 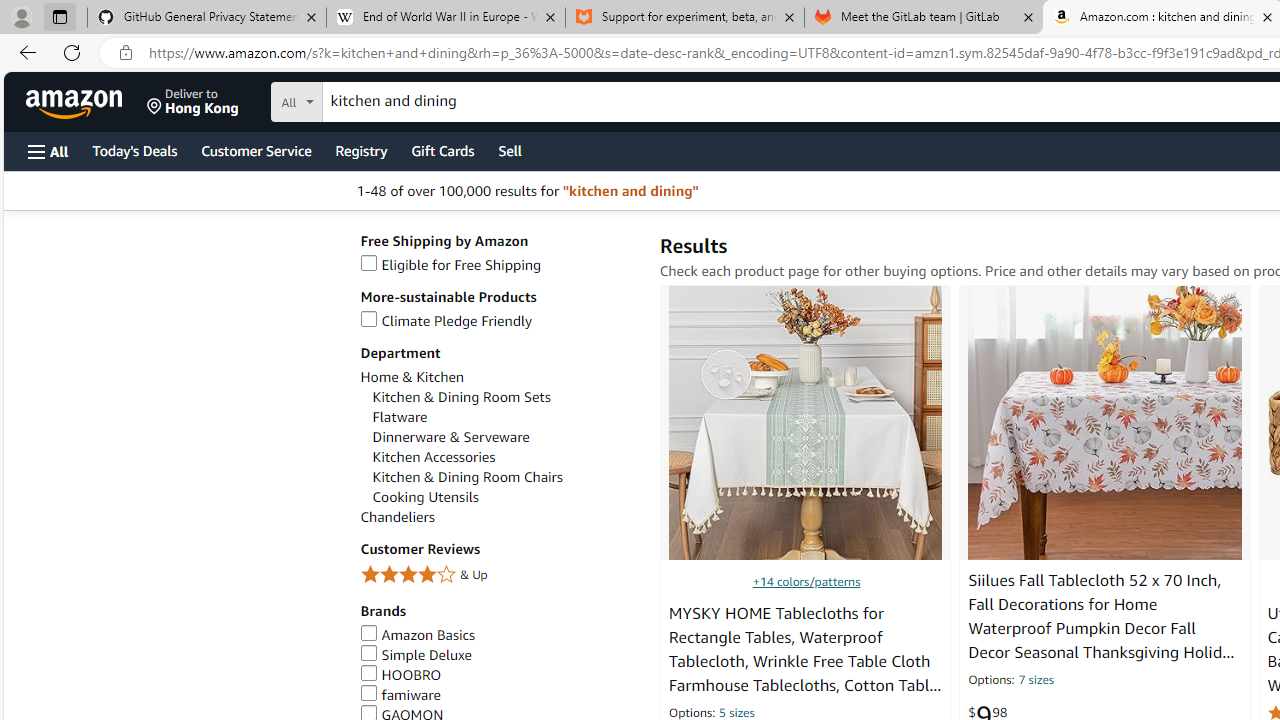 I want to click on '+14 colors/patterns', so click(x=807, y=581).